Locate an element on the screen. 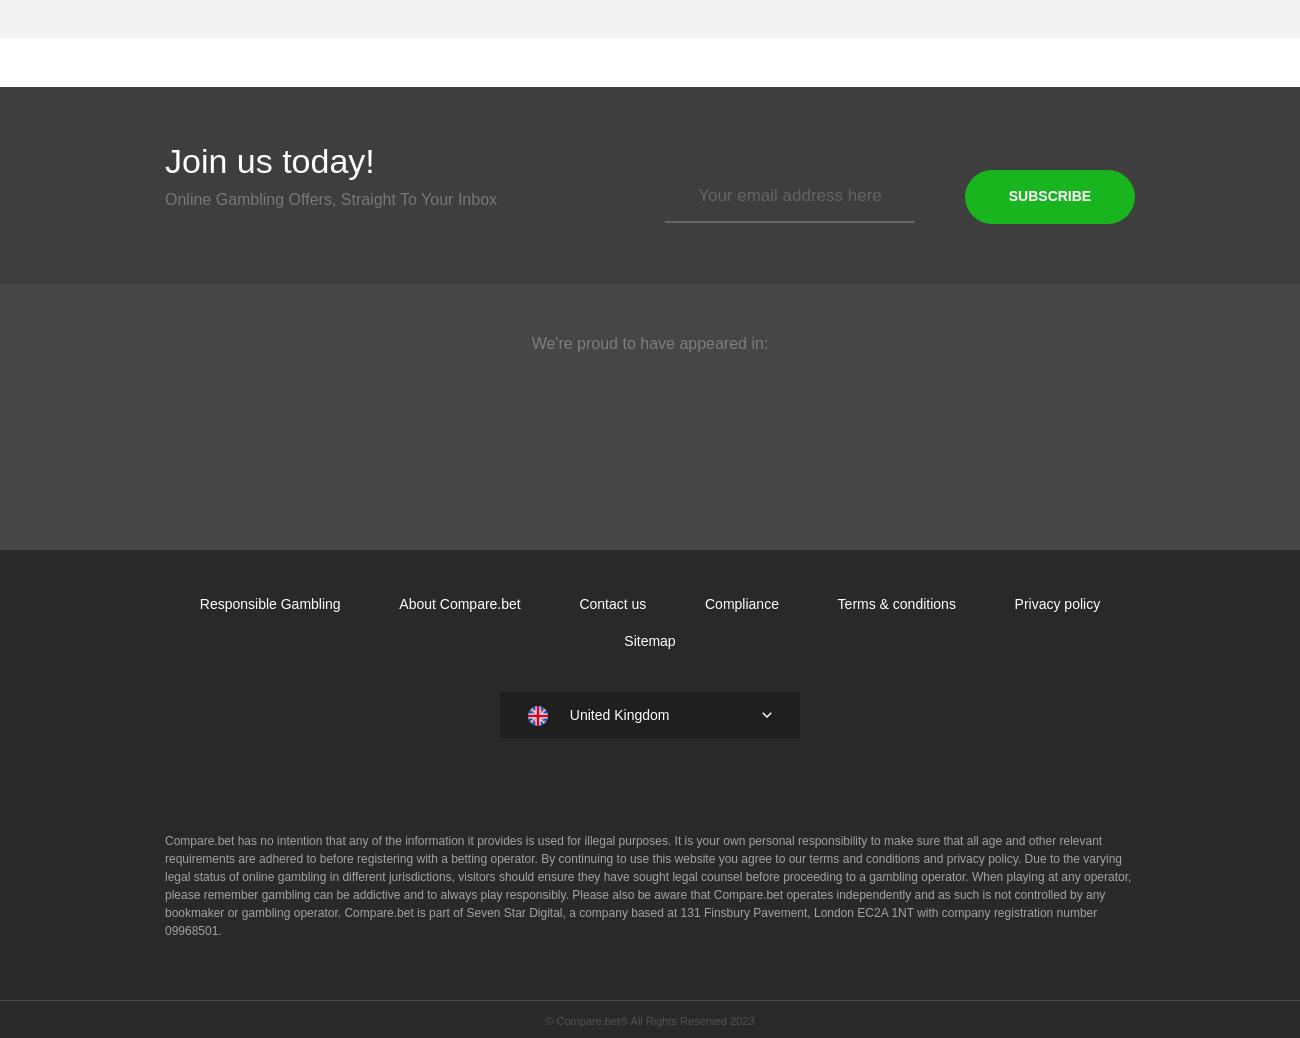 The width and height of the screenshot is (1300, 1038). 'Responsible Gambling' is located at coordinates (199, 603).